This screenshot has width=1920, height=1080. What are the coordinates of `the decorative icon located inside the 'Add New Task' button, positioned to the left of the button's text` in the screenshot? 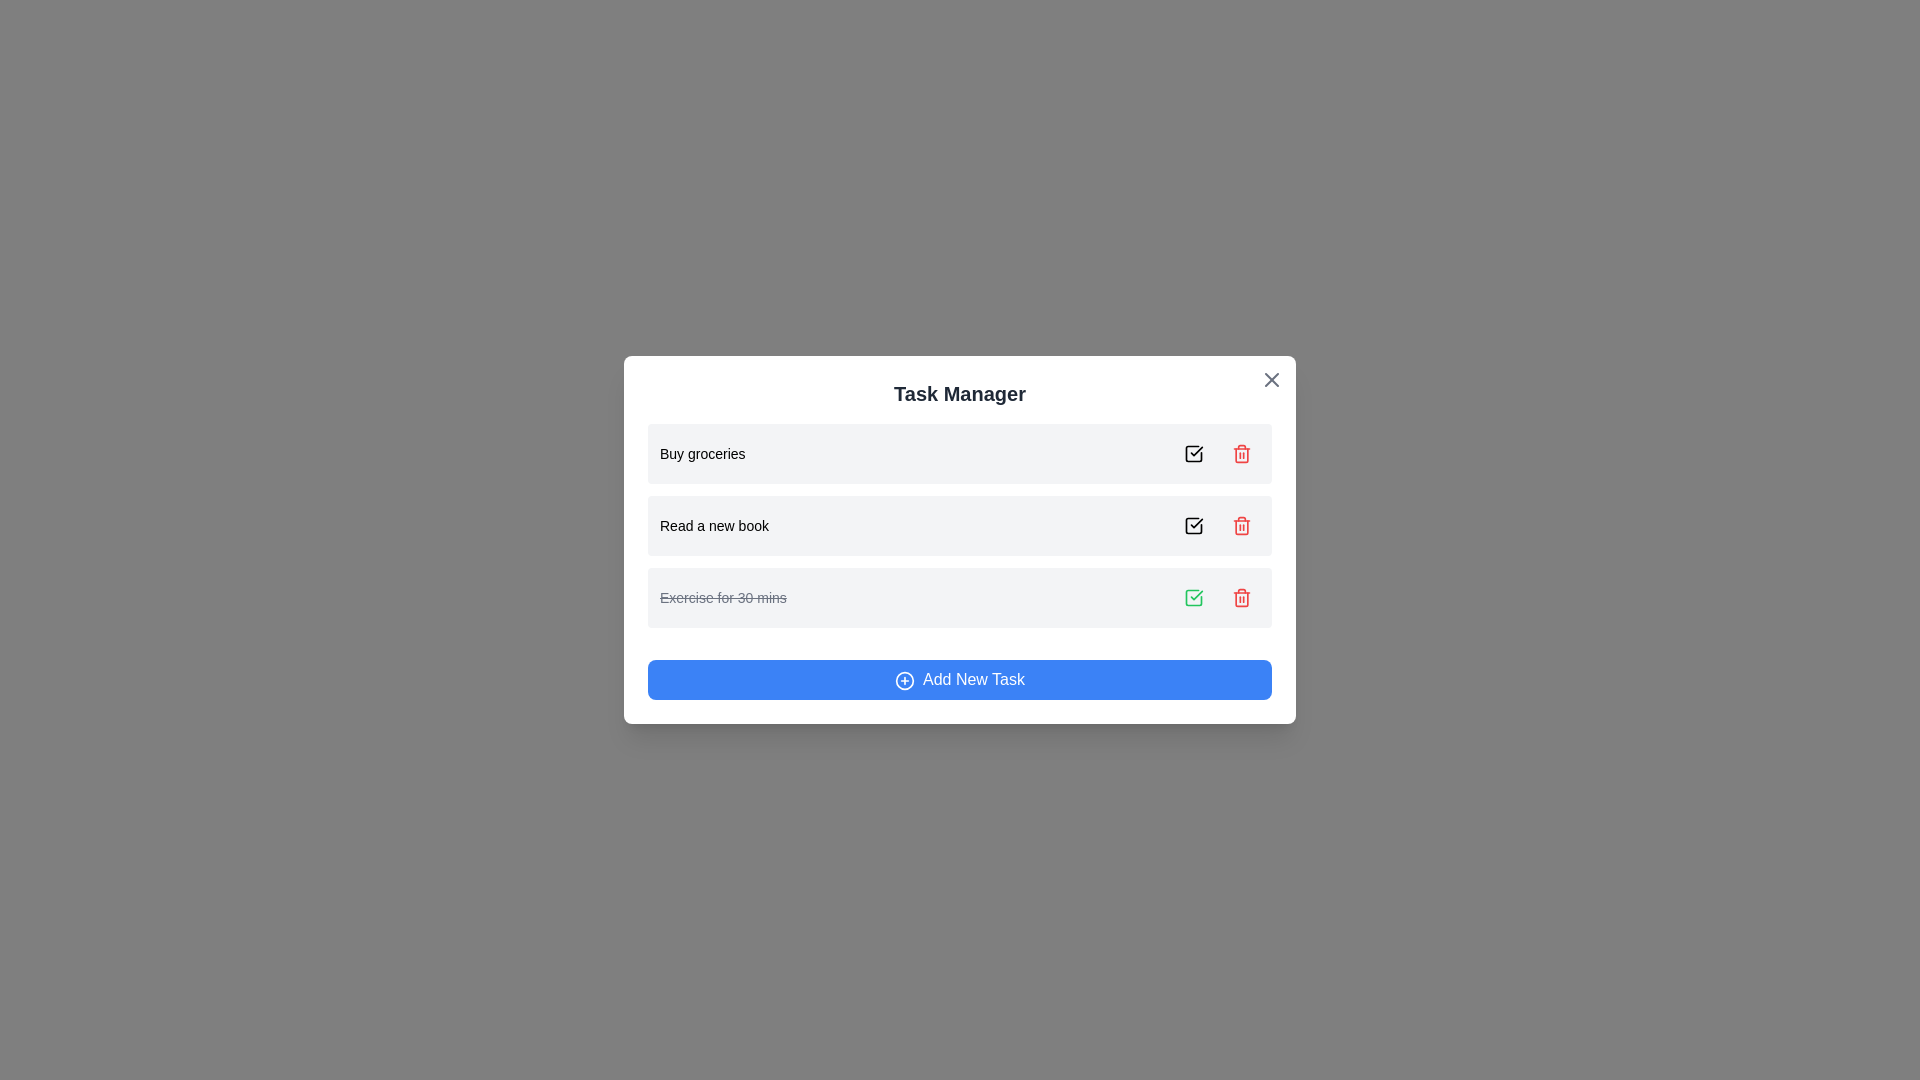 It's located at (904, 678).